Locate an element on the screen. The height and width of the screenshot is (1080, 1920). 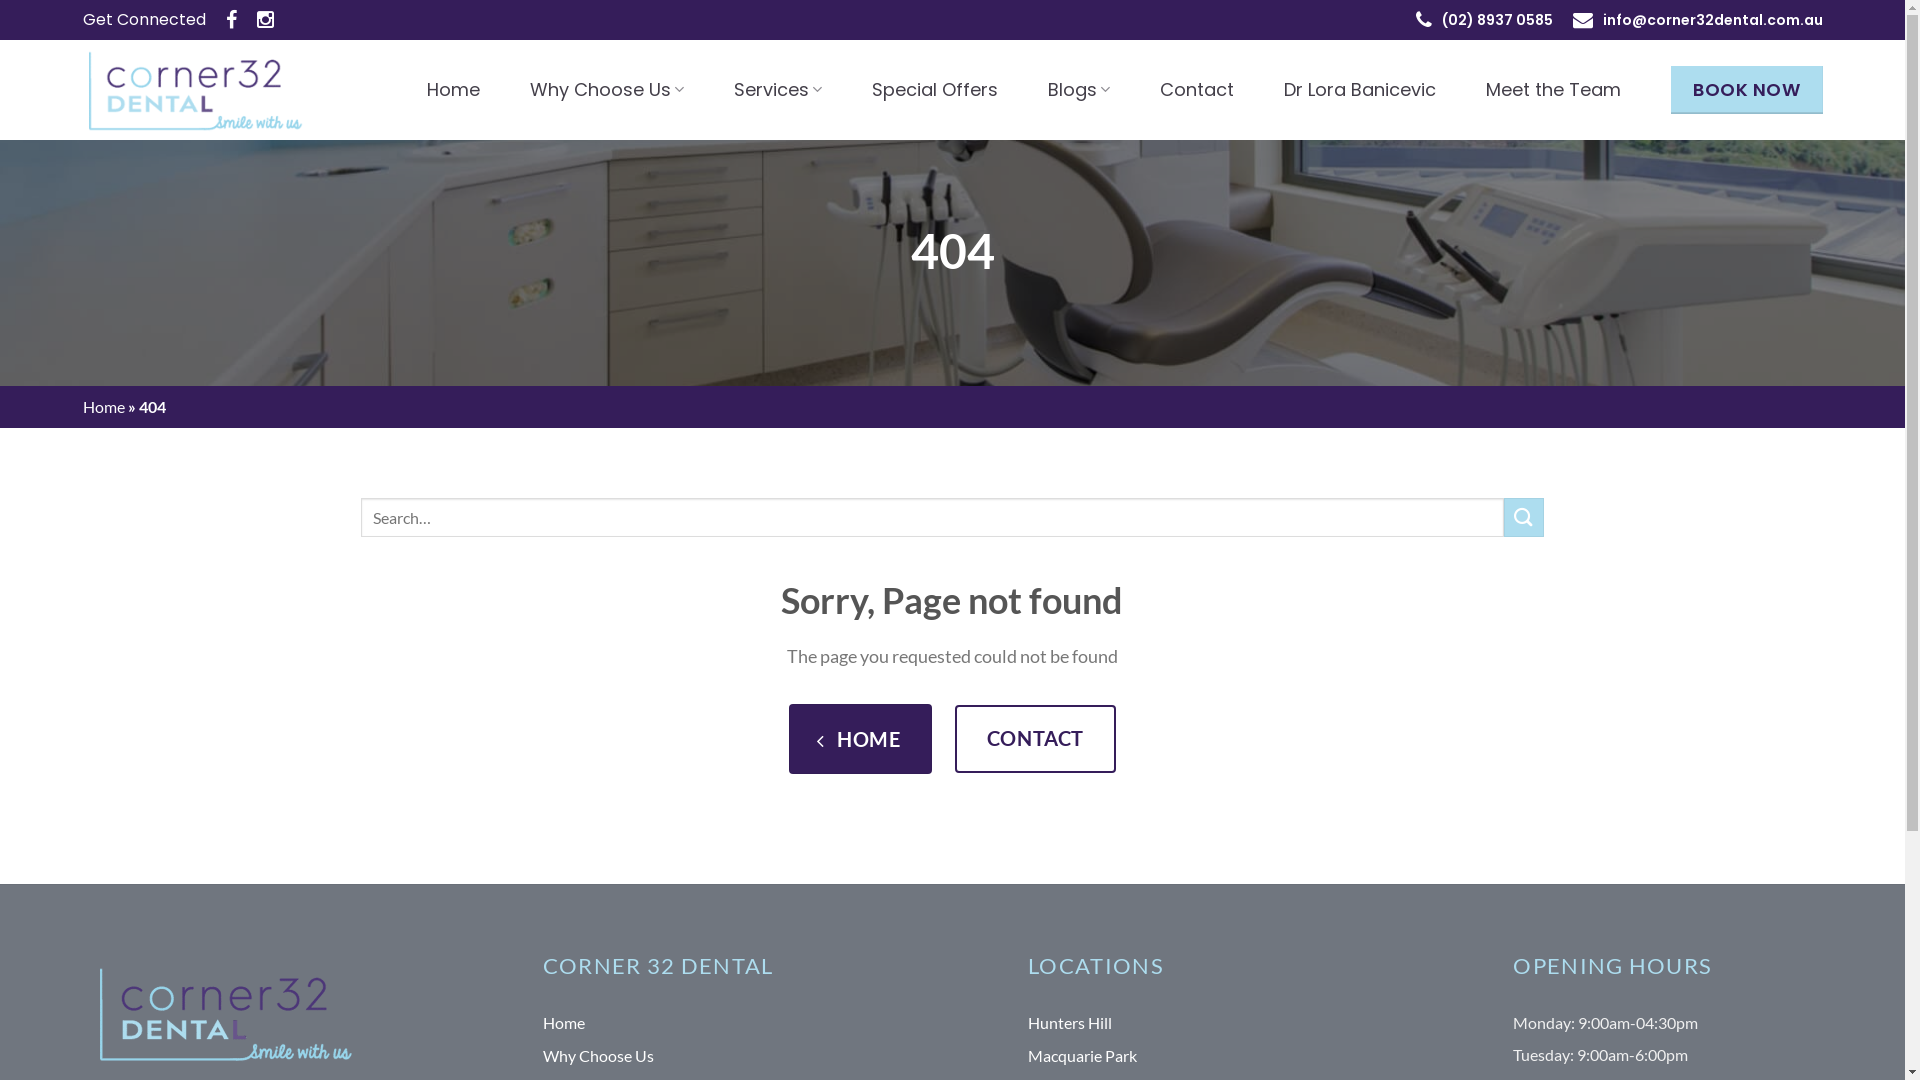
'Macquarie Park' is located at coordinates (1027, 1055).